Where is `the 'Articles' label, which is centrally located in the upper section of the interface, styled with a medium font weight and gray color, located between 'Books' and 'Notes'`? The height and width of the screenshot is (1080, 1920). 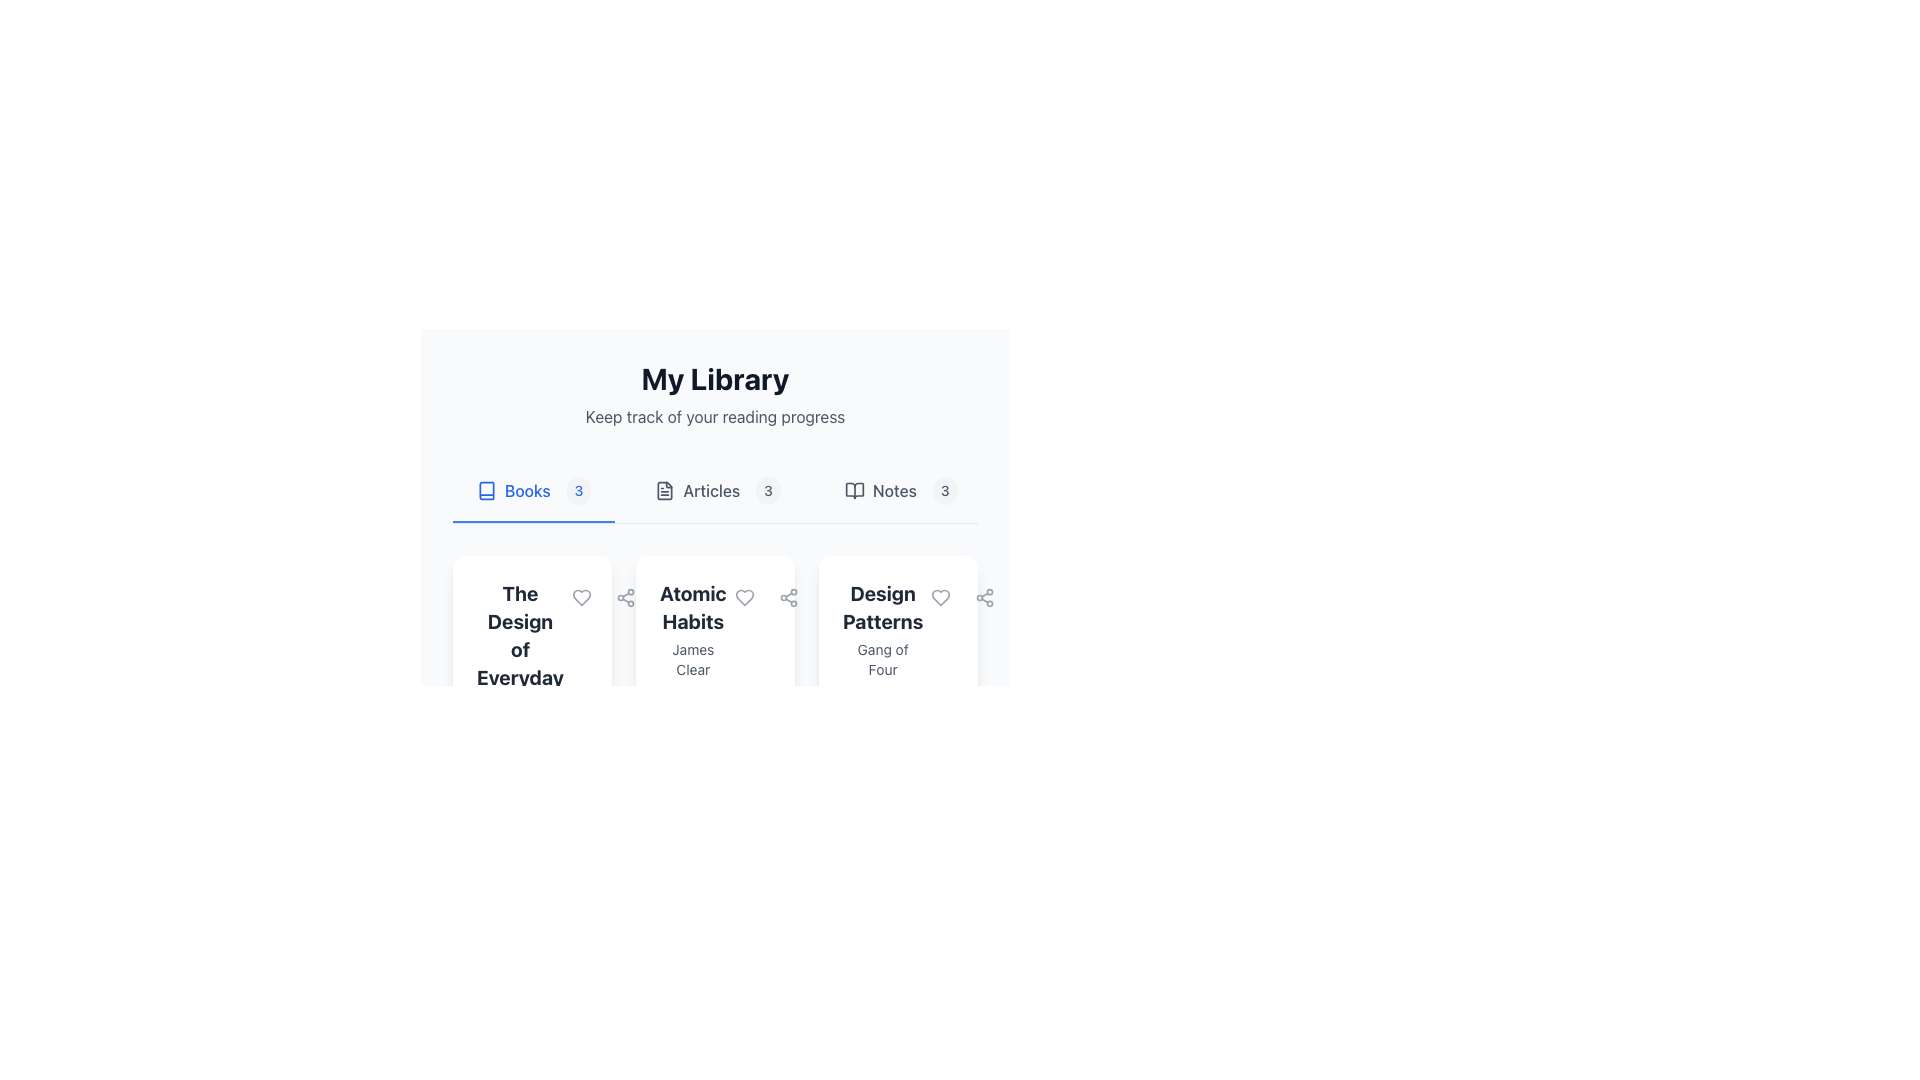 the 'Articles' label, which is centrally located in the upper section of the interface, styled with a medium font weight and gray color, located between 'Books' and 'Notes' is located at coordinates (711, 490).